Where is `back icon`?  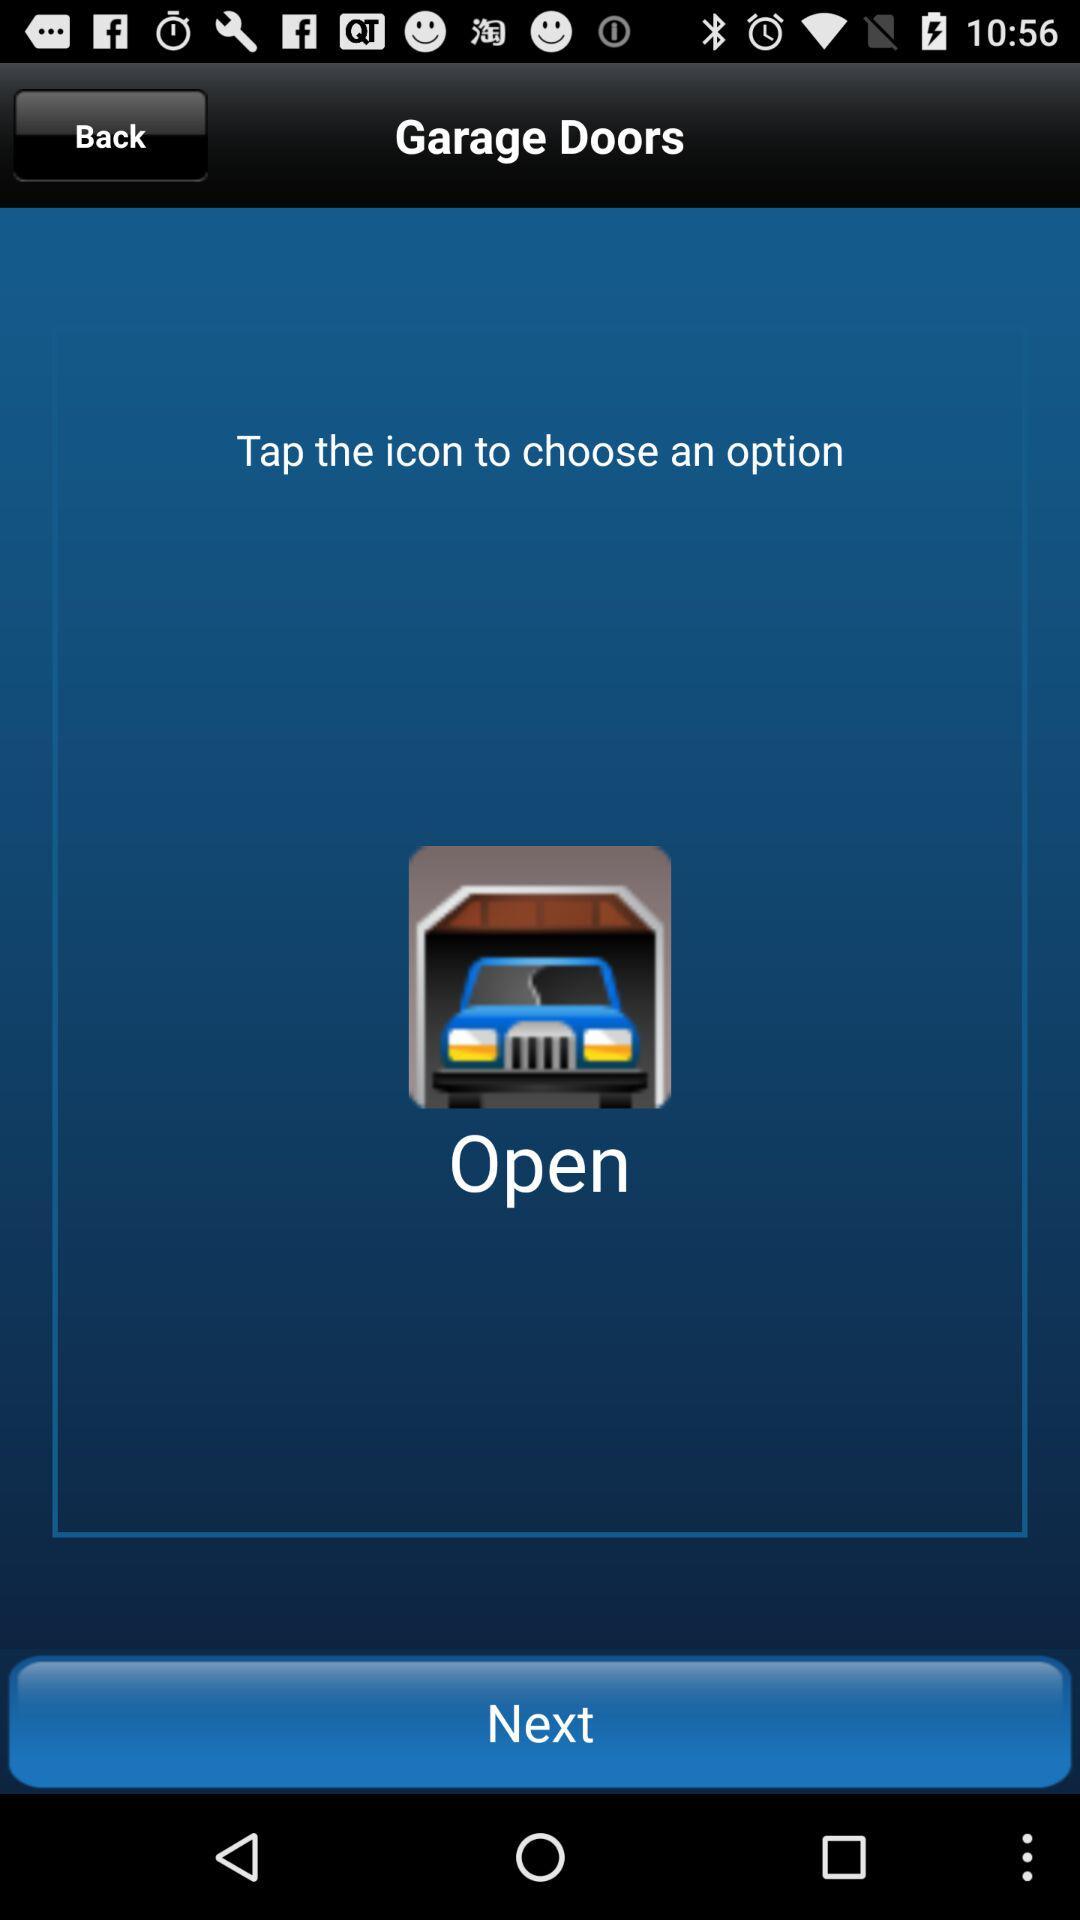
back icon is located at coordinates (110, 134).